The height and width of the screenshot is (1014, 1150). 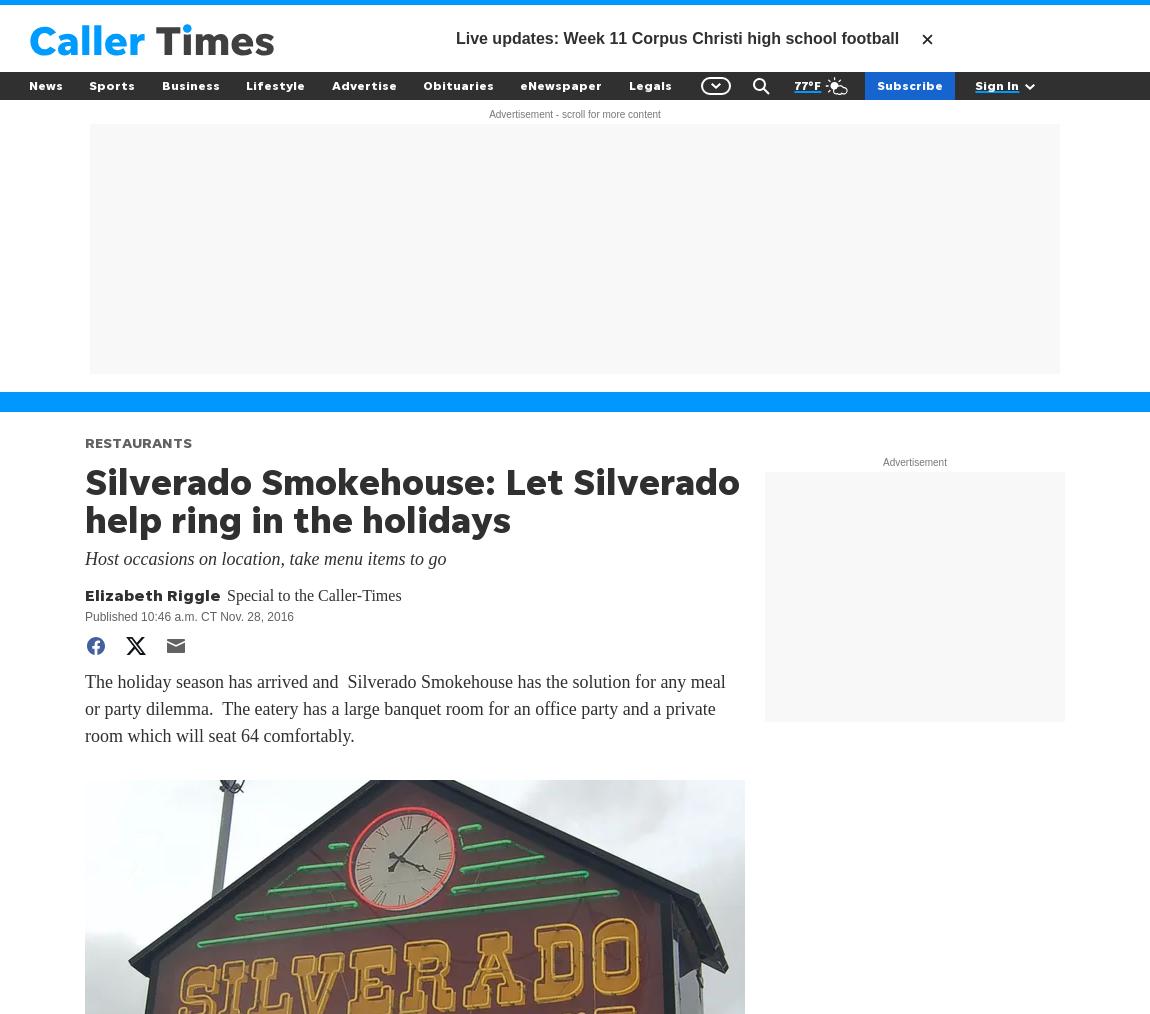 What do you see at coordinates (83, 707) in the screenshot?
I see `'The holiday season has arrived and  Silverado Smokehouse has the solution for any meal or party dilemma.  The eatery has a large banquet room for an office party and a private room which will seat 64 comfortably.'` at bounding box center [83, 707].